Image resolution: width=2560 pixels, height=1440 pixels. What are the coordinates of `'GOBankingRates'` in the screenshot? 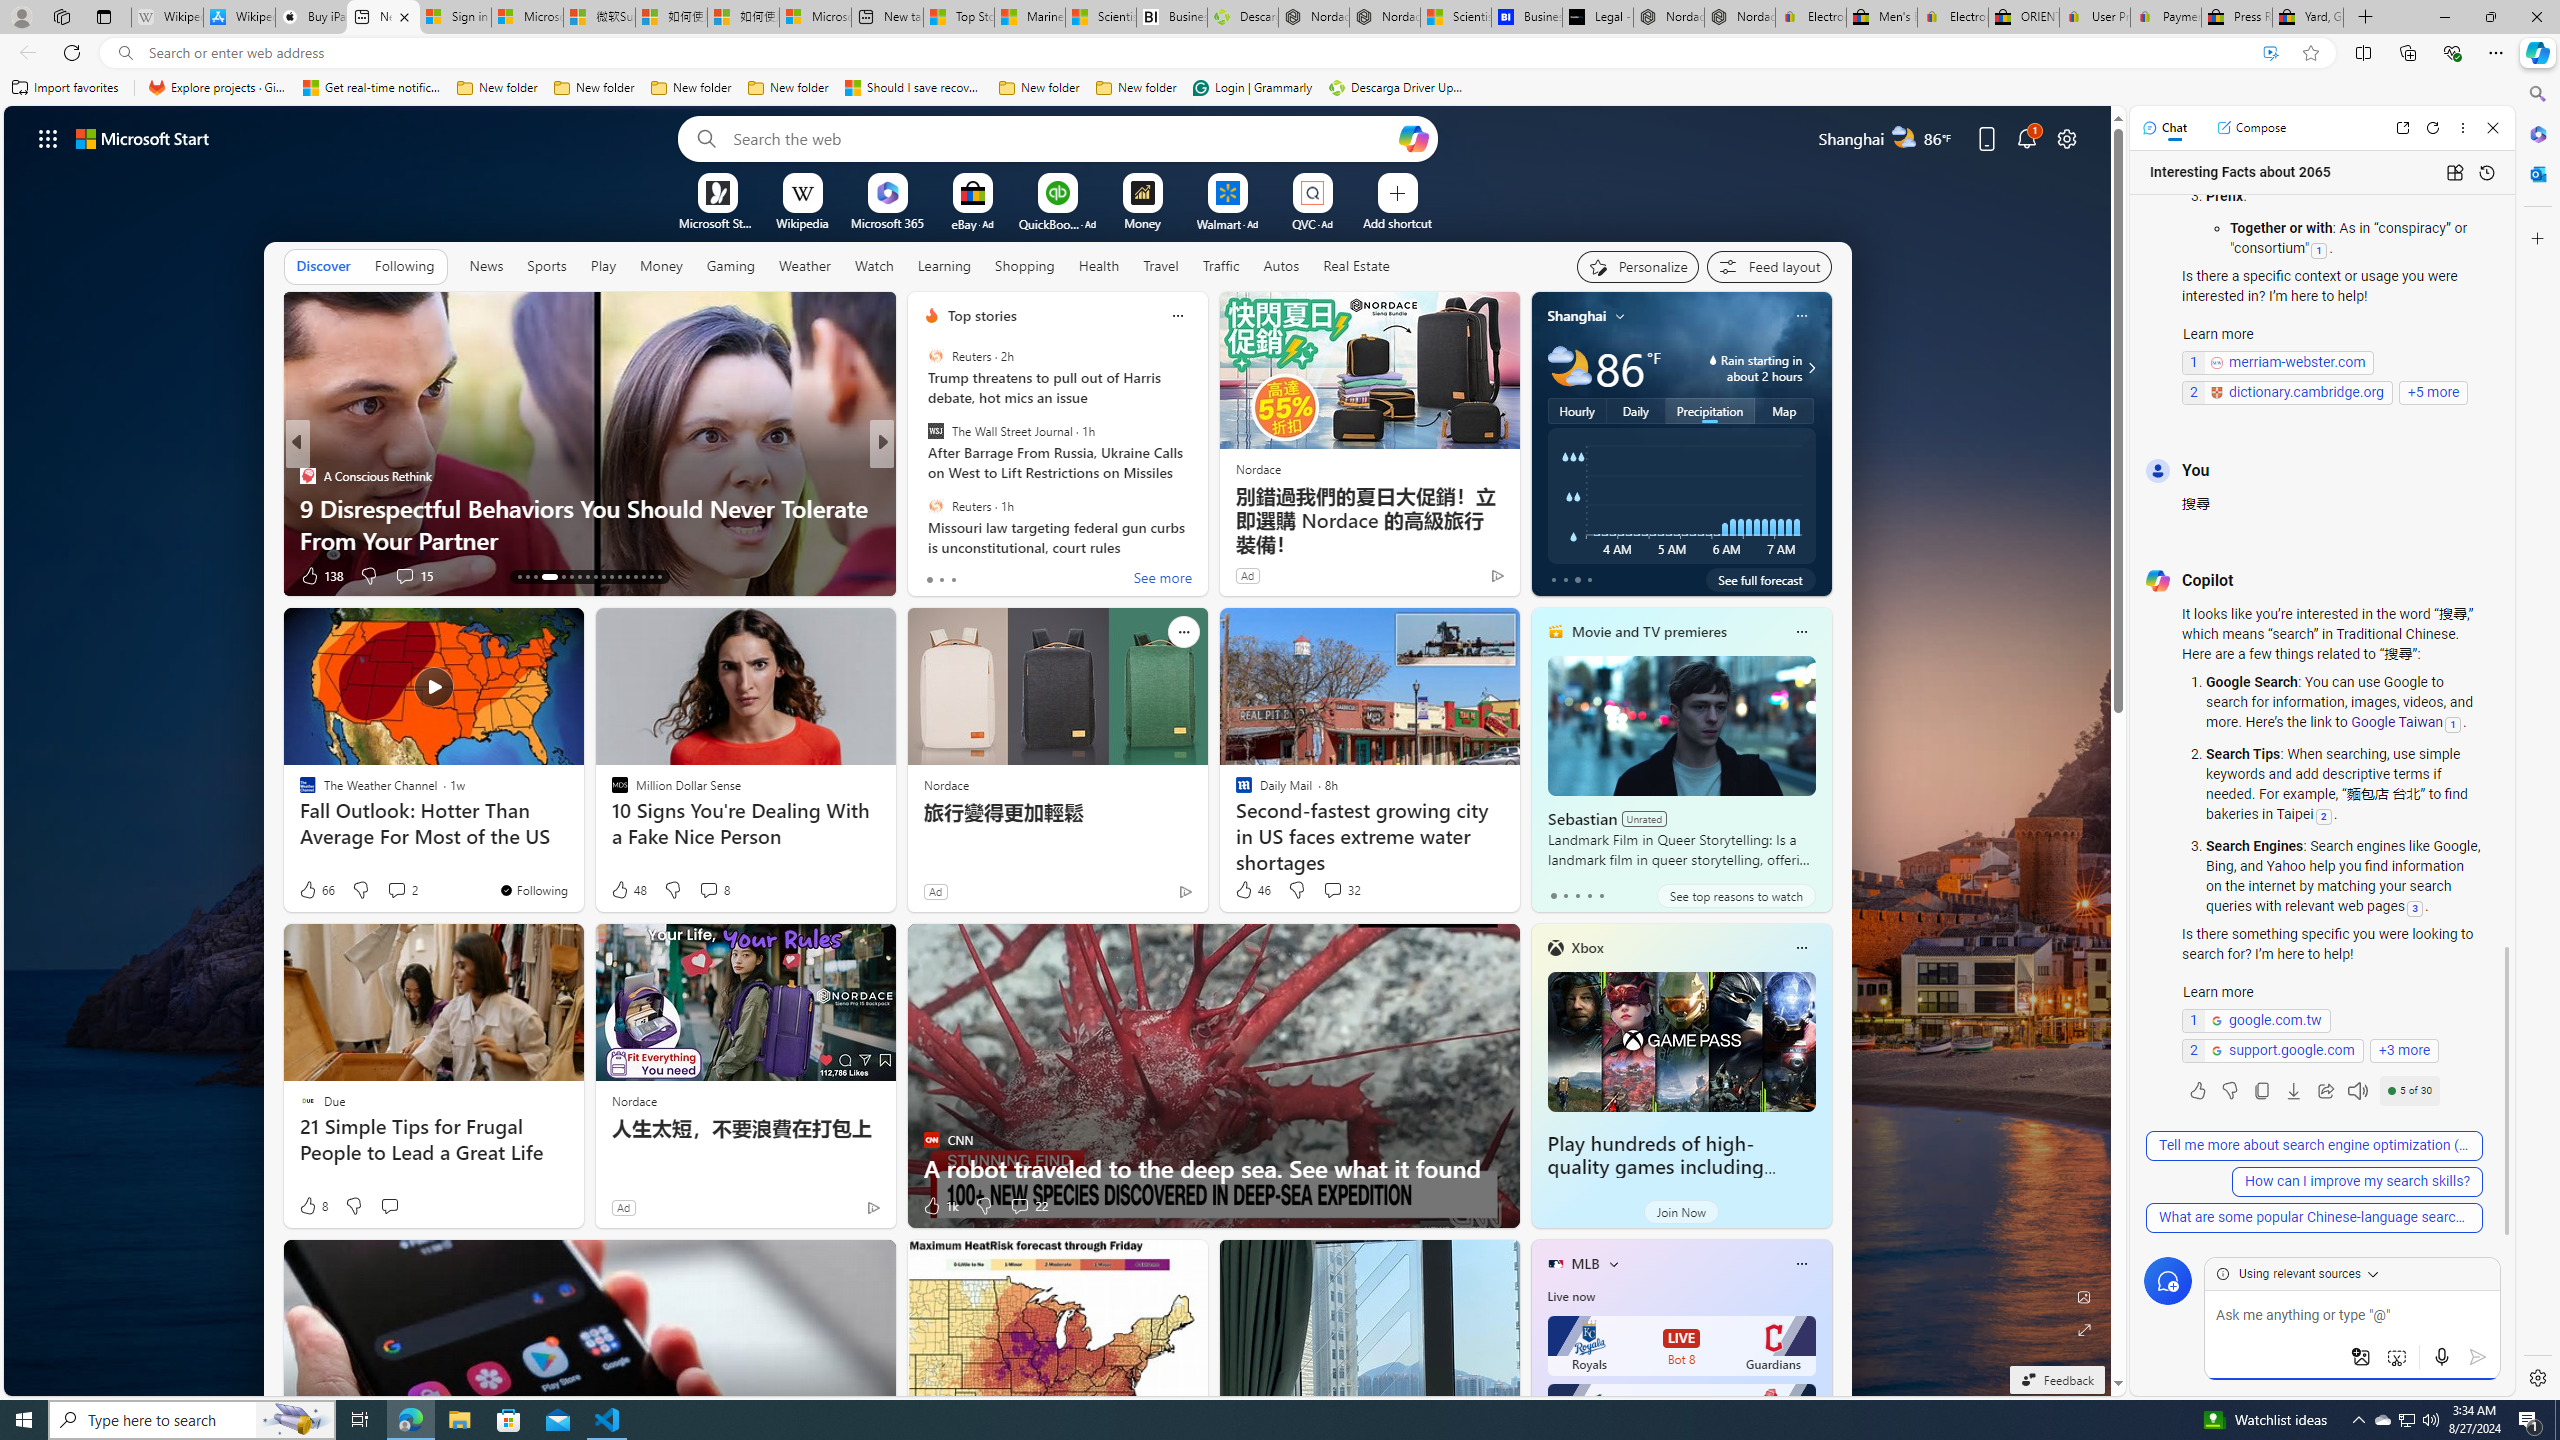 It's located at (921, 474).